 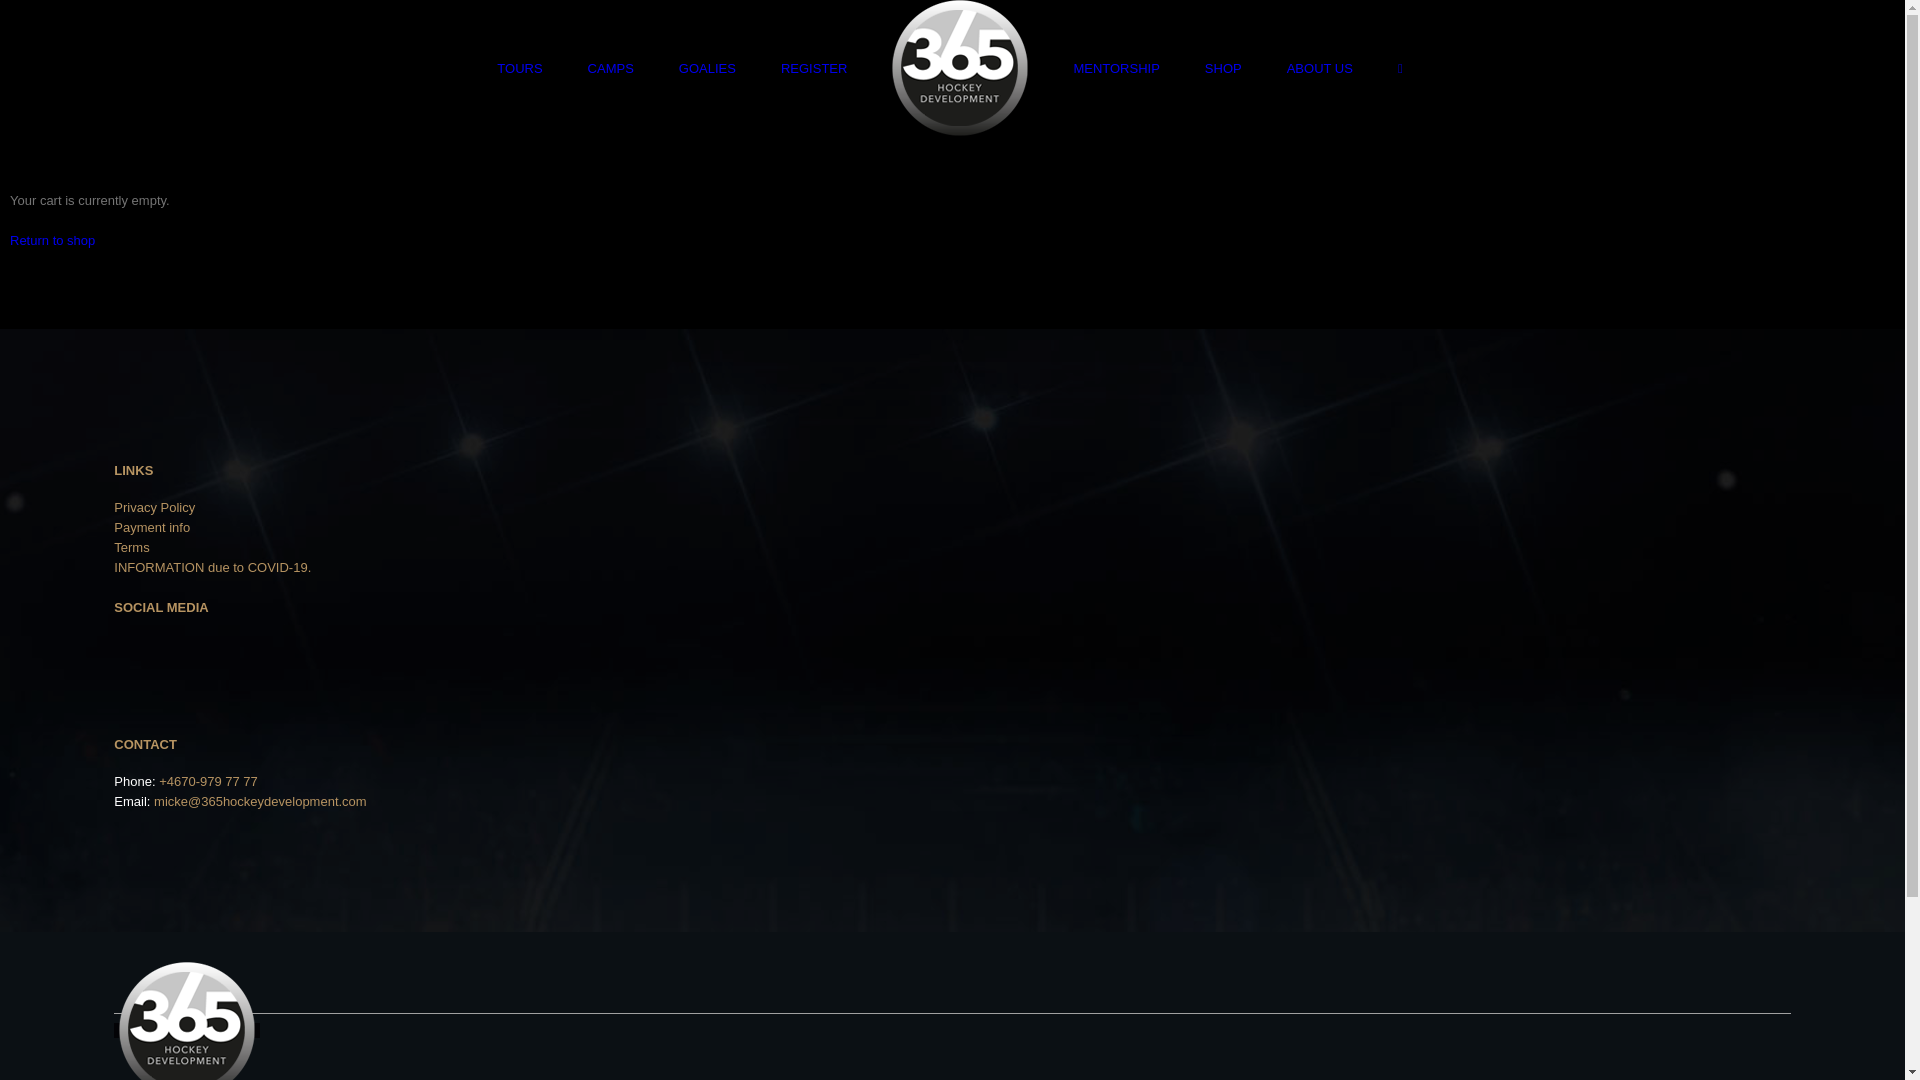 What do you see at coordinates (113, 567) in the screenshot?
I see `'INFORMATION due to COVID-19.'` at bounding box center [113, 567].